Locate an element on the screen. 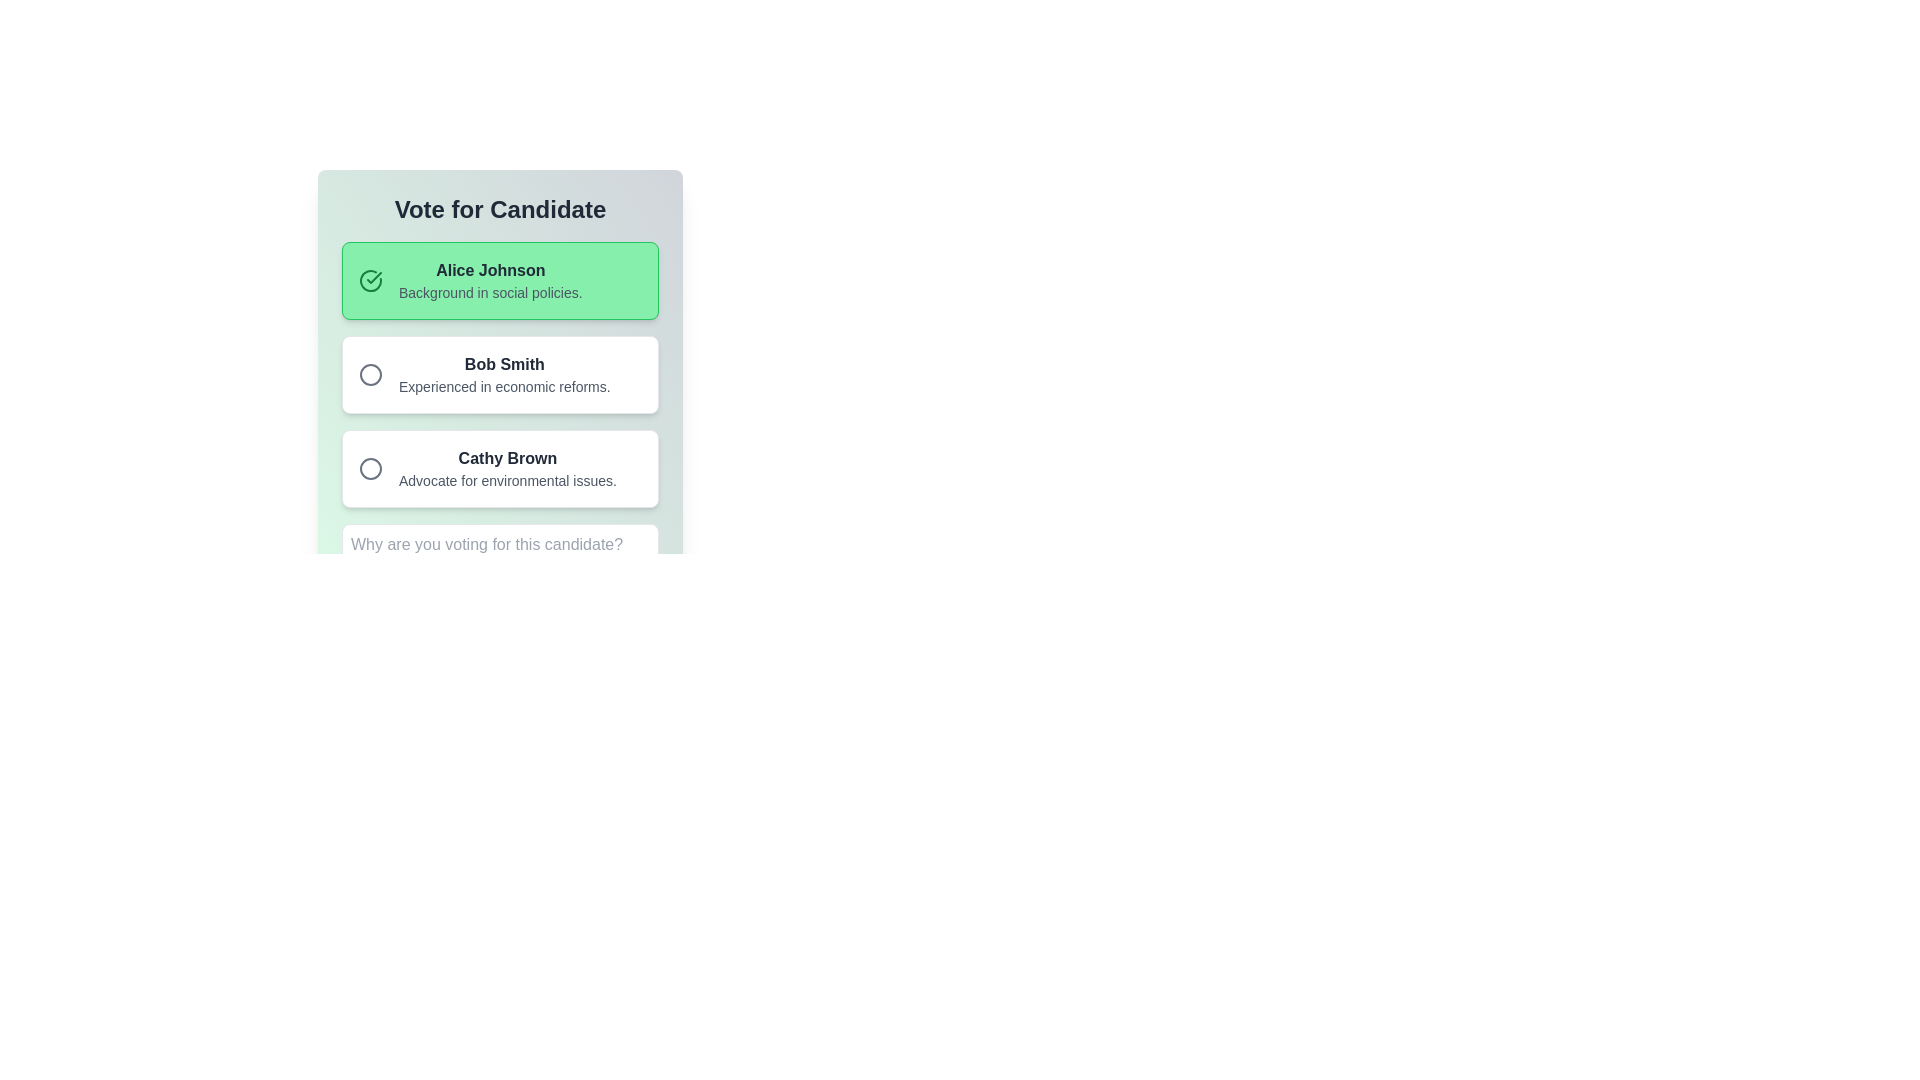 This screenshot has width=1920, height=1080. the radio button on the selectable card positioned between 'Alice Johnson' and 'Cathy Brown' in the voting interface is located at coordinates (500, 374).